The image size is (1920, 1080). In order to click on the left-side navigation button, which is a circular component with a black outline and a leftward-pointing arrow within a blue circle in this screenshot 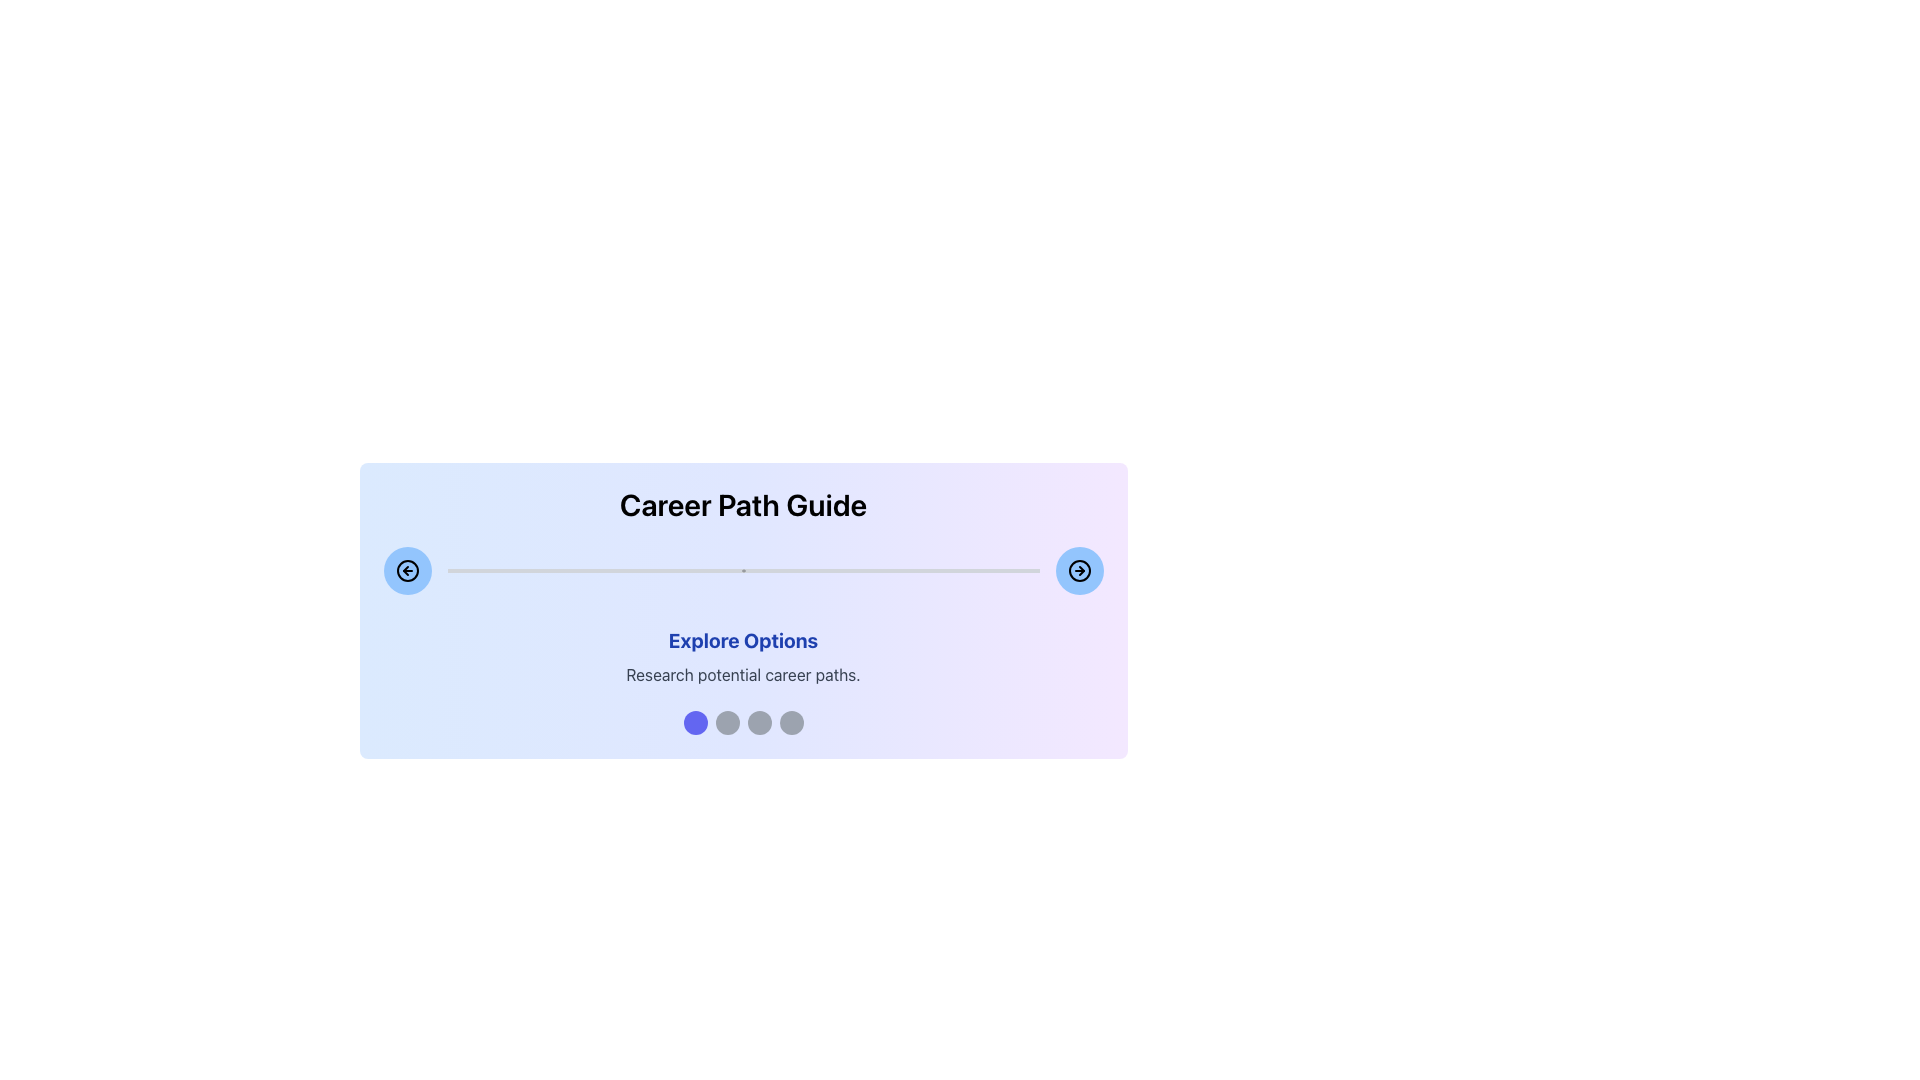, I will do `click(406, 570)`.